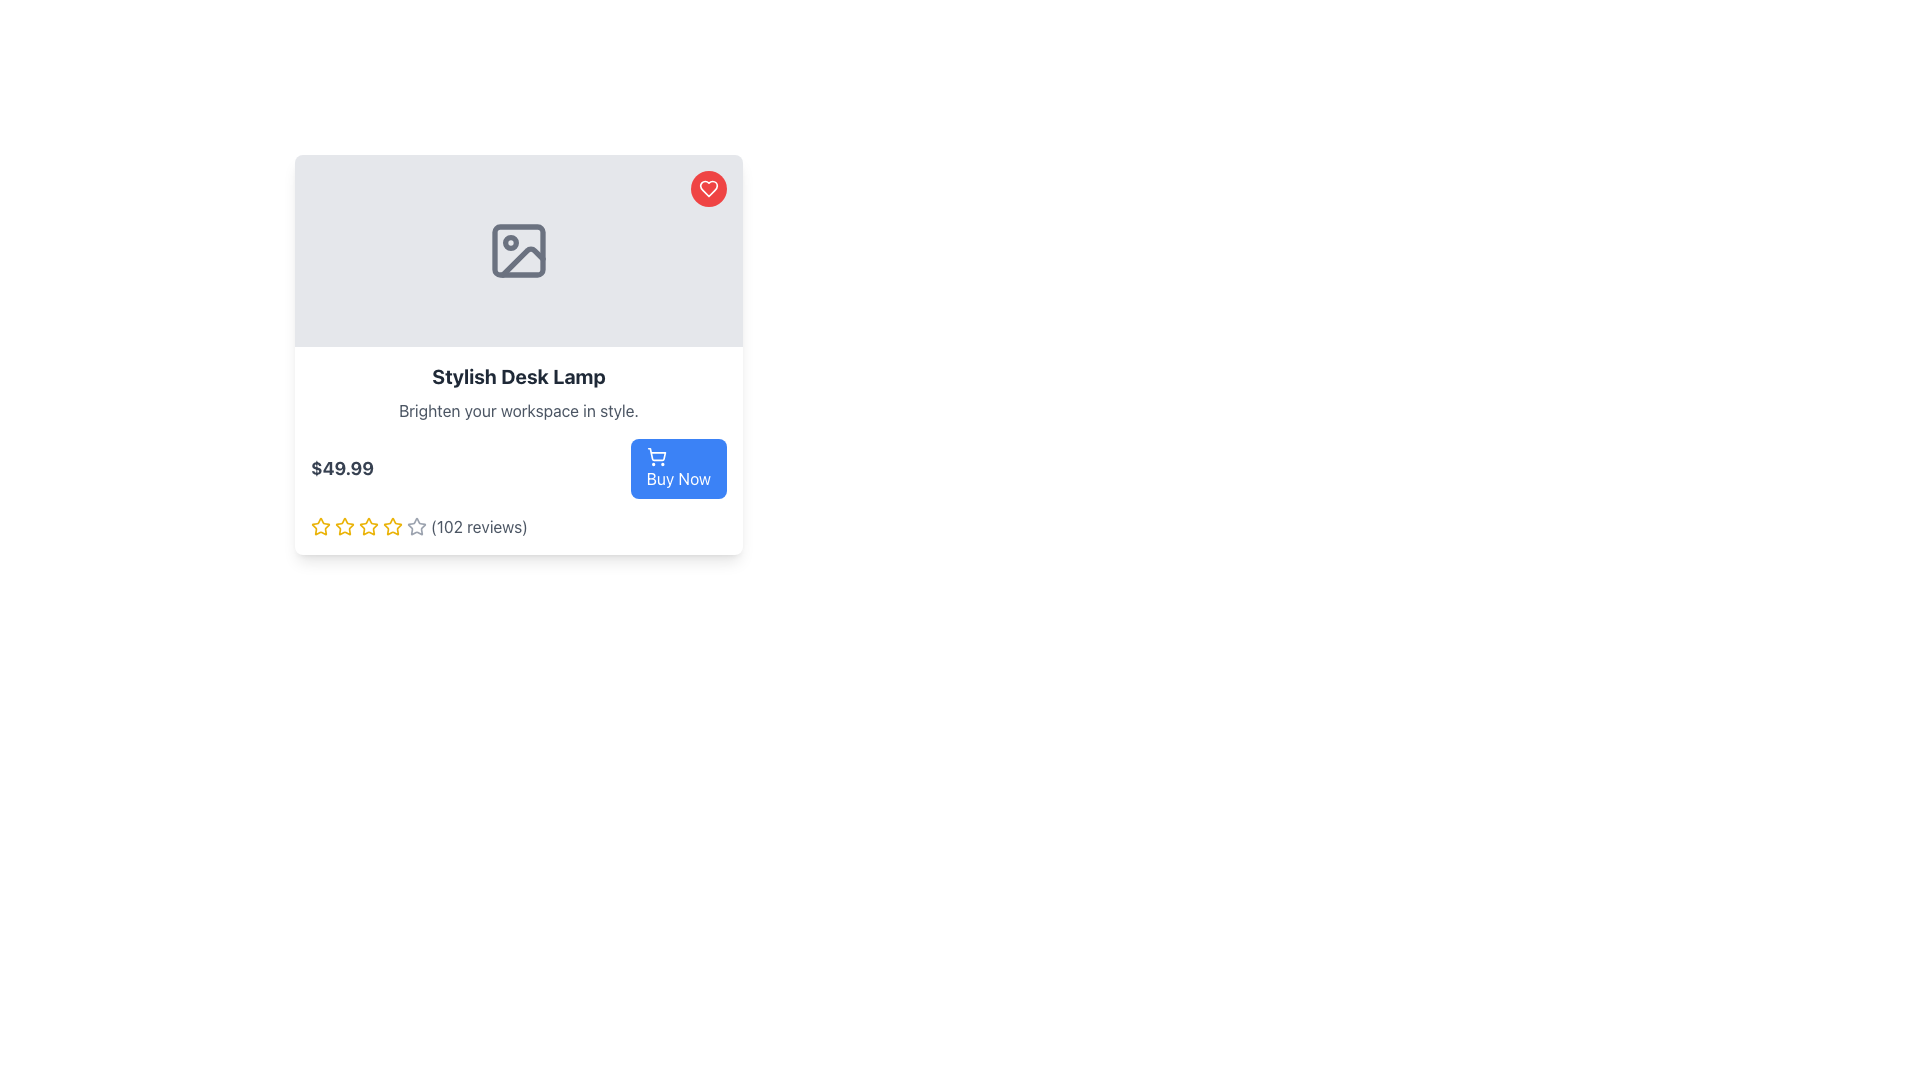 This screenshot has height=1080, width=1920. Describe the element at coordinates (656, 456) in the screenshot. I see `the shopping cart icon, which is centered within the 'Buy Now' button at the bottom-right corner of the product card` at that location.